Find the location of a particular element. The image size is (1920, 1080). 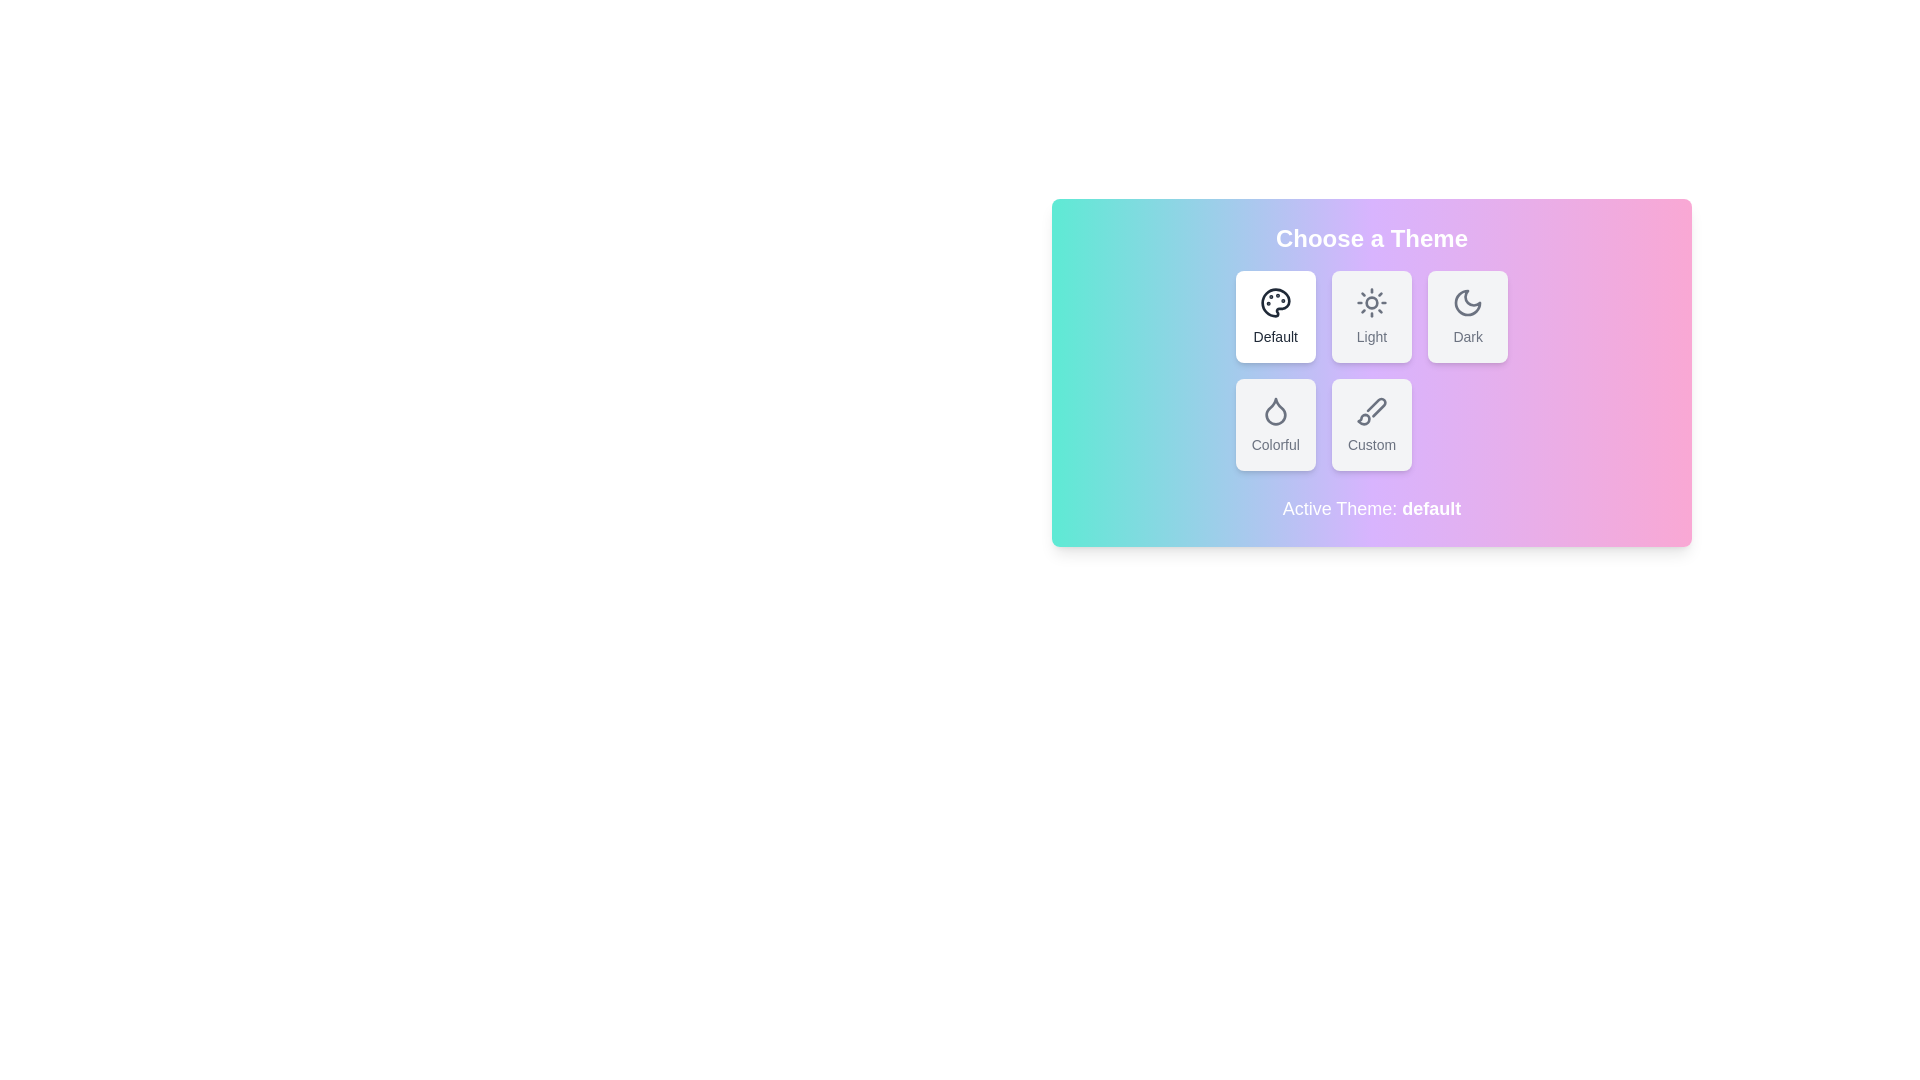

the theme custom by clicking the corresponding button is located at coordinates (1371, 423).